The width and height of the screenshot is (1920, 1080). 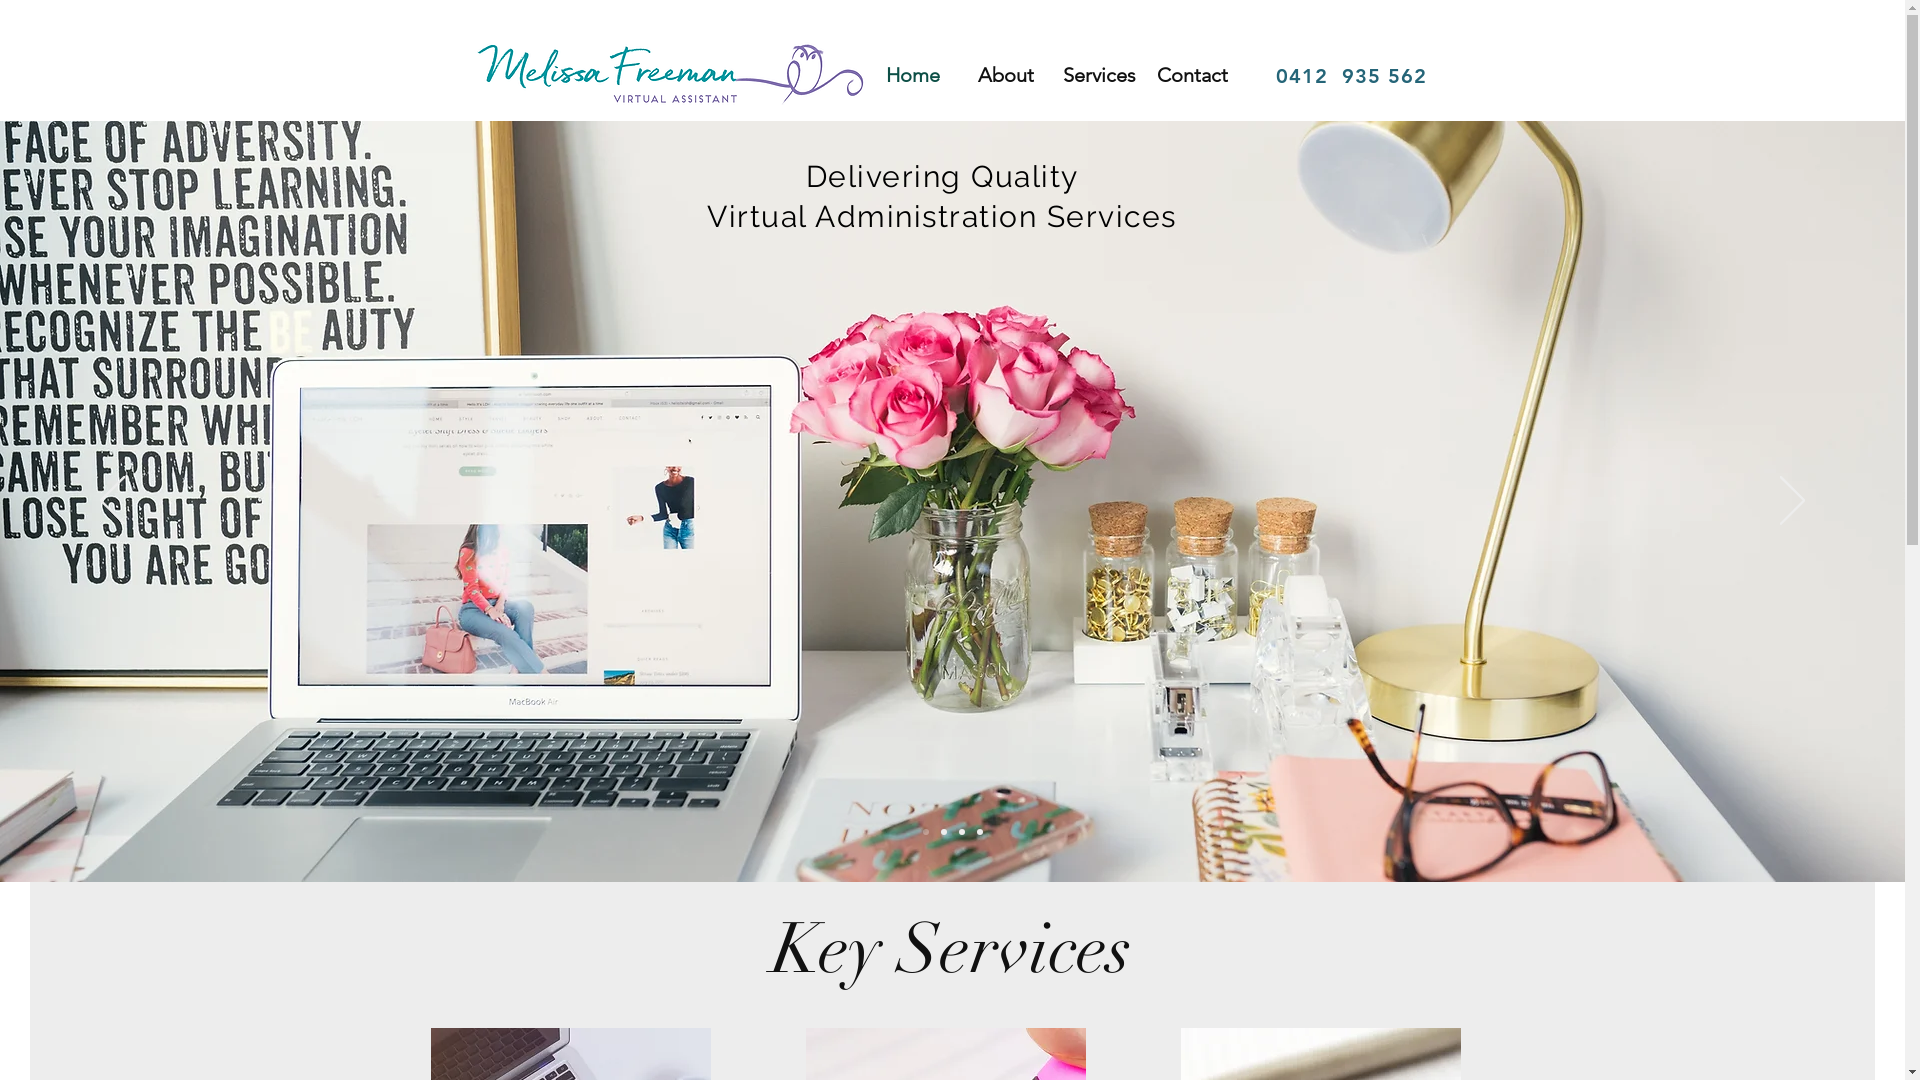 What do you see at coordinates (911, 74) in the screenshot?
I see `'Home'` at bounding box center [911, 74].